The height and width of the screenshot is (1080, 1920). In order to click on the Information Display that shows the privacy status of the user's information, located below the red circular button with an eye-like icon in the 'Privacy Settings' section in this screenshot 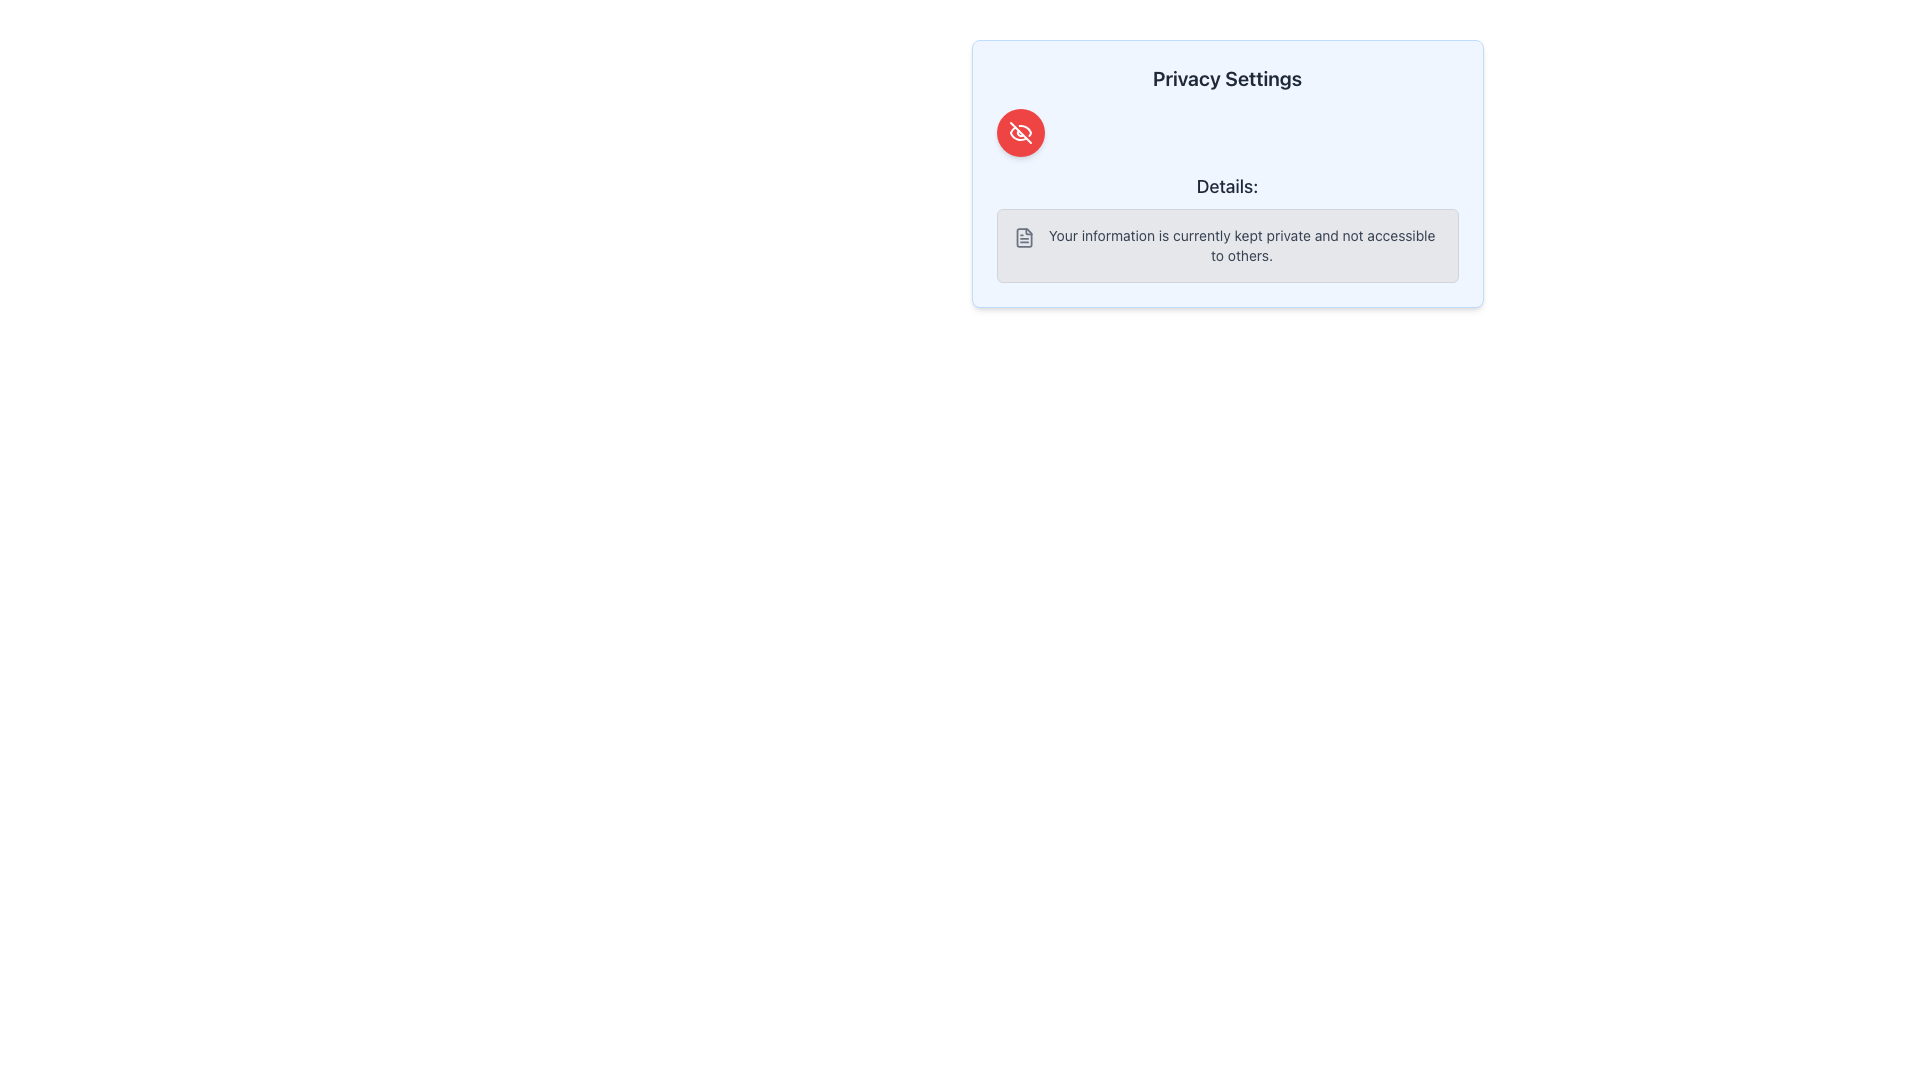, I will do `click(1226, 226)`.